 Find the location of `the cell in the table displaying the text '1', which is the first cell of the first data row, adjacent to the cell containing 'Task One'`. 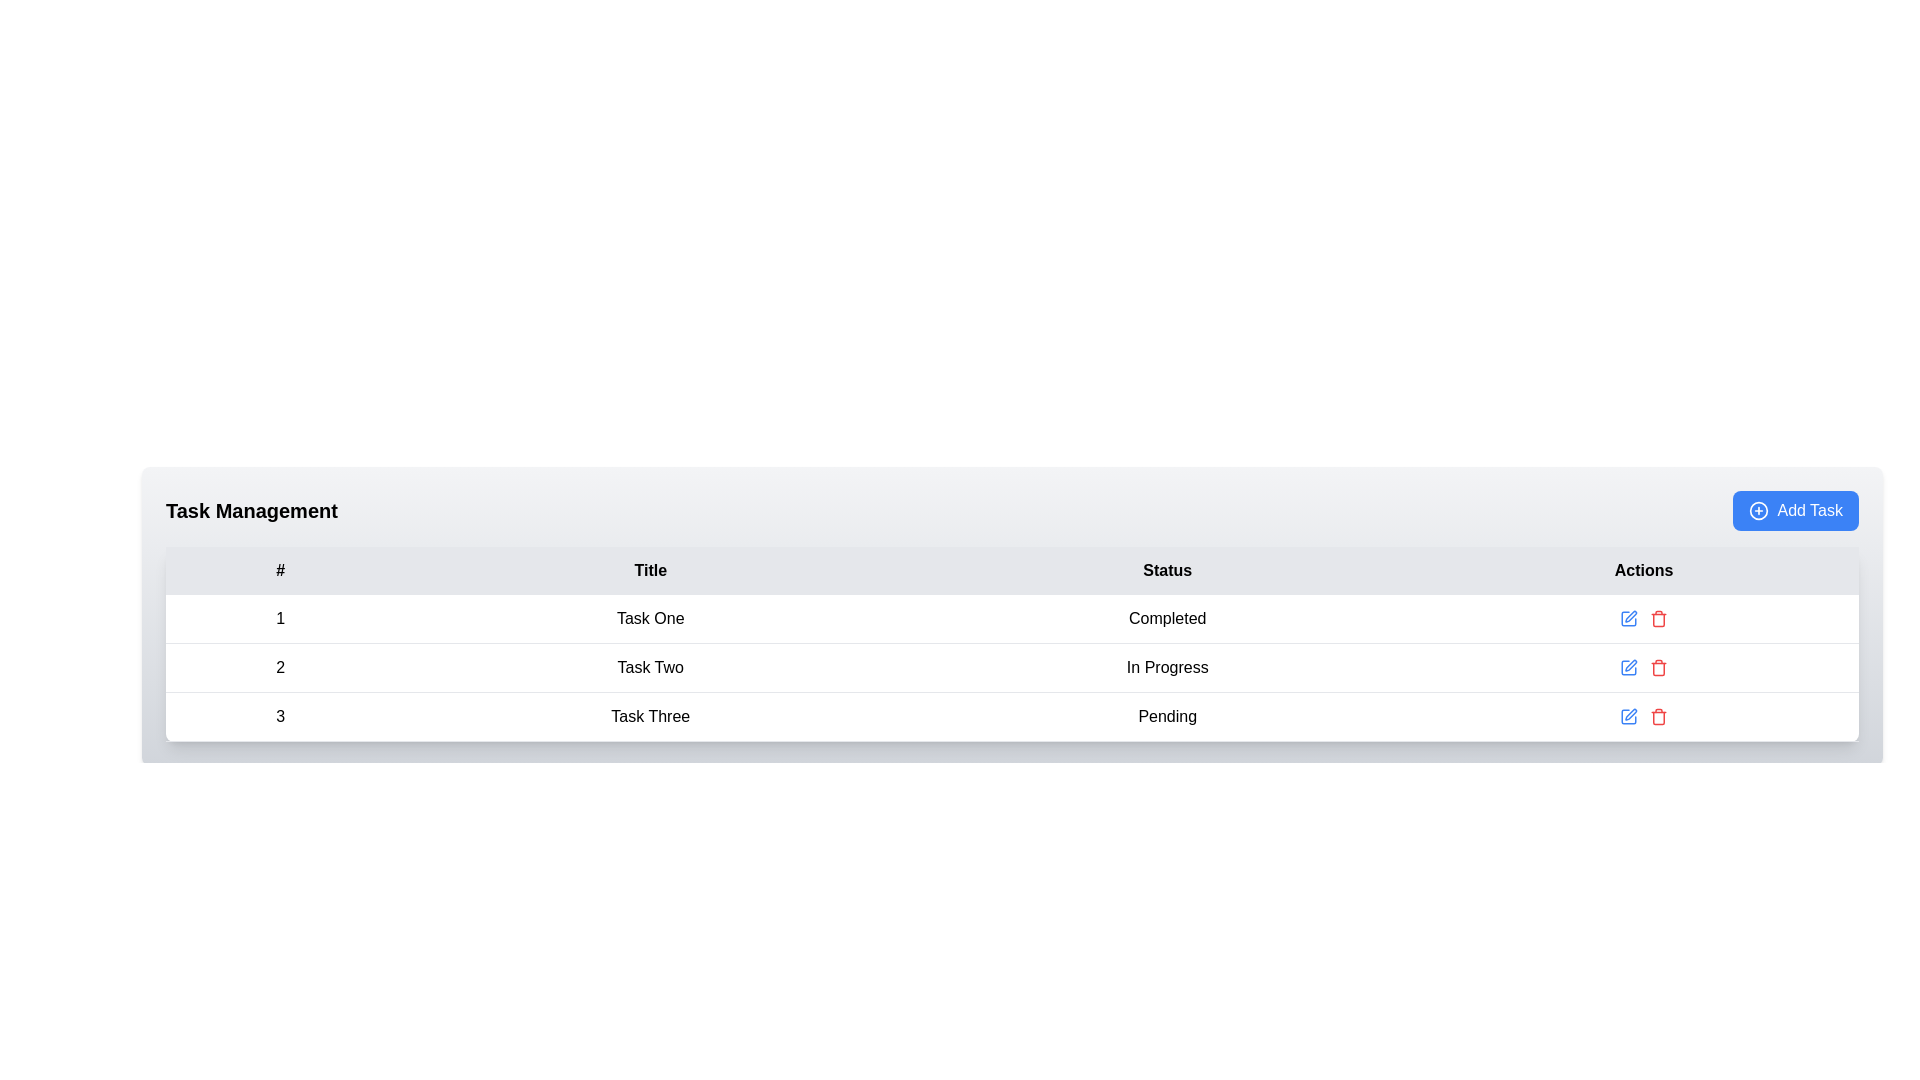

the cell in the table displaying the text '1', which is the first cell of the first data row, adjacent to the cell containing 'Task One' is located at coordinates (279, 618).